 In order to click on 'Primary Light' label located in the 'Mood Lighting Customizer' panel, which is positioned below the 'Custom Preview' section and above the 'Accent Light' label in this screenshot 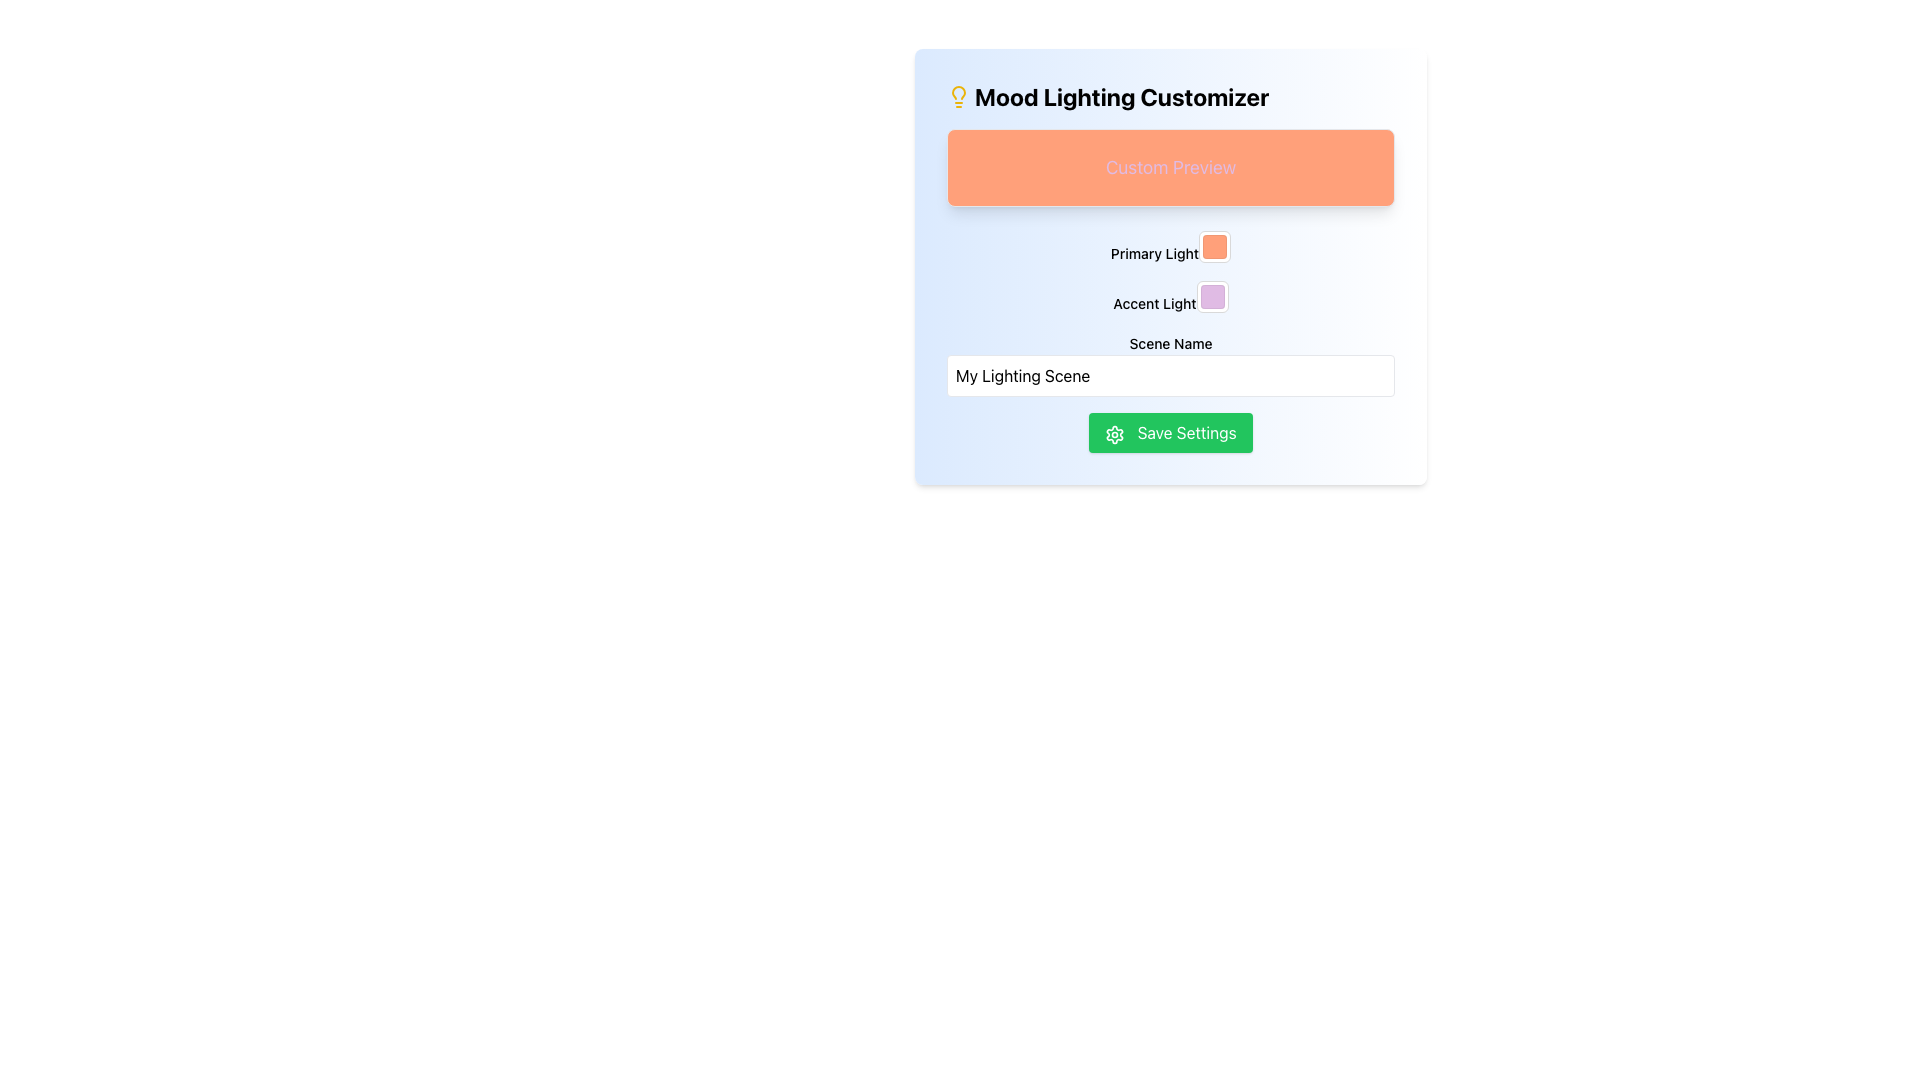, I will do `click(1171, 246)`.